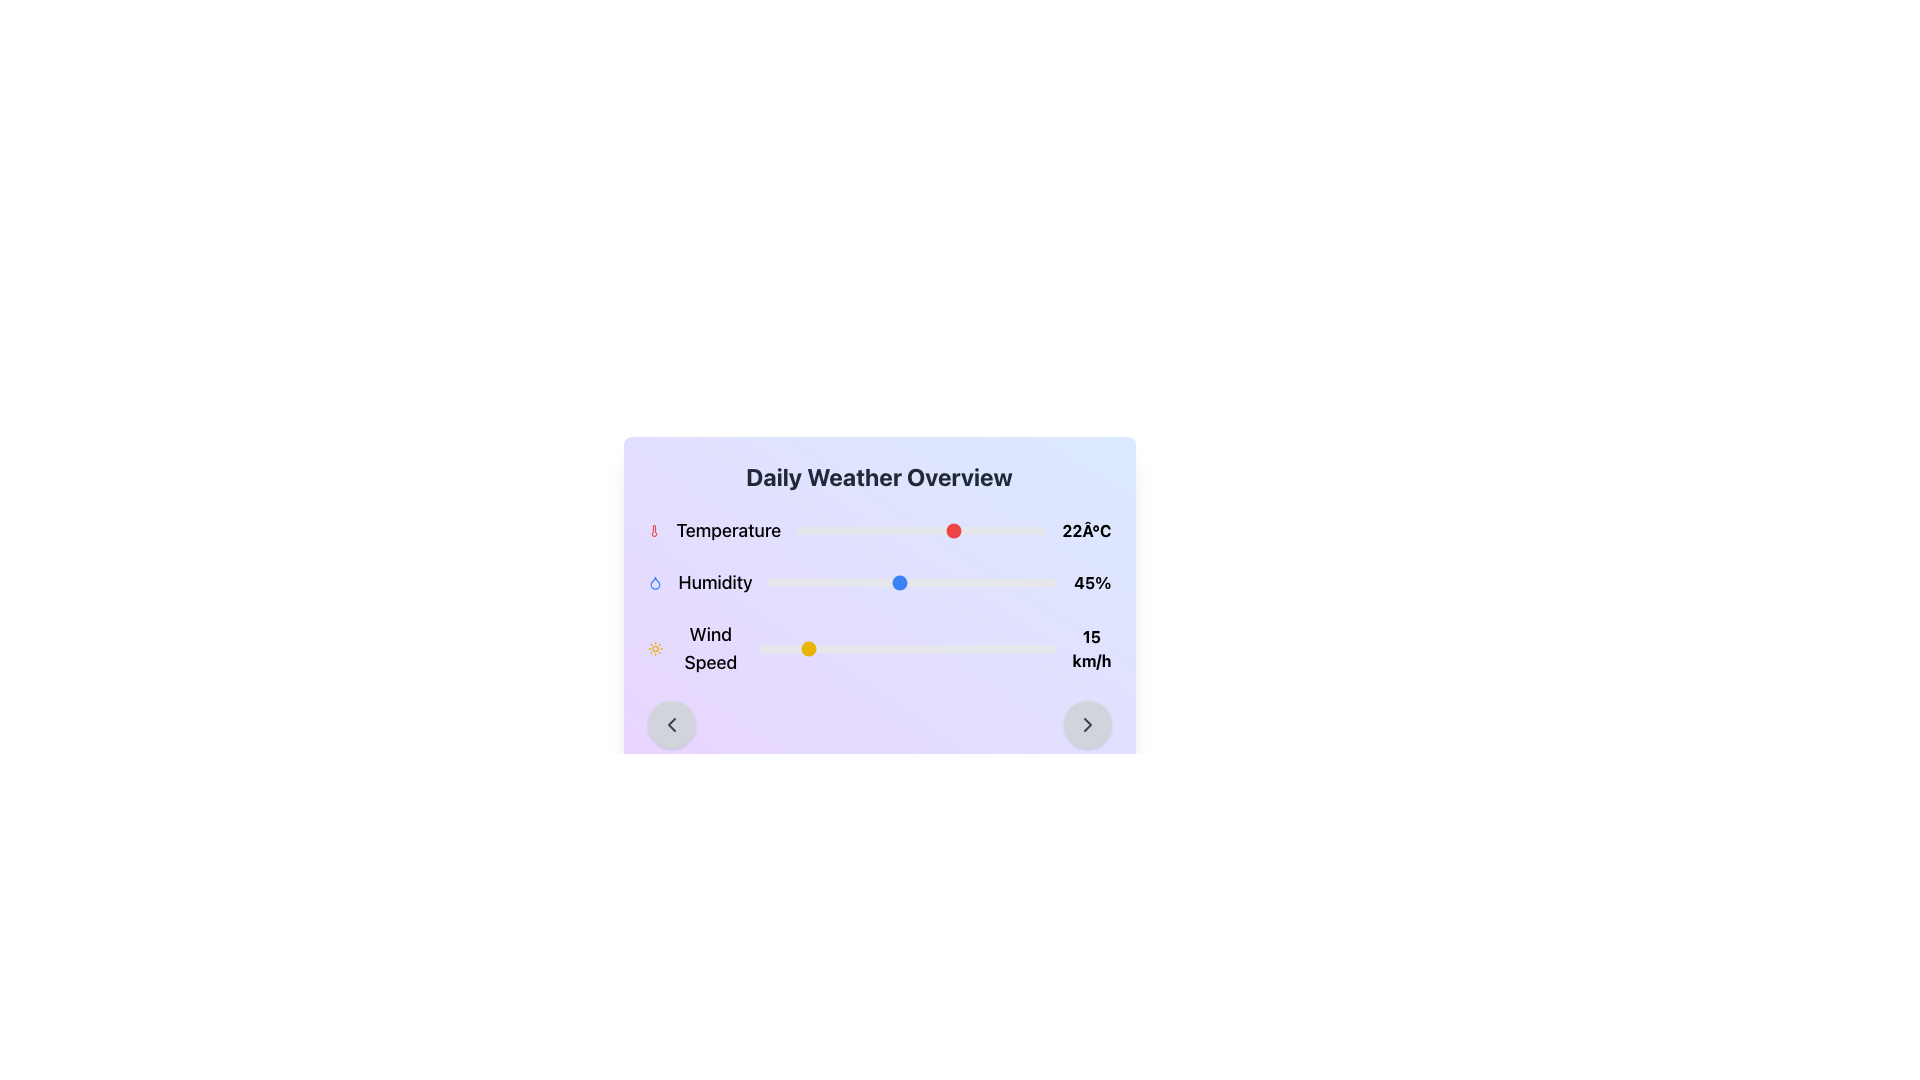 The image size is (1920, 1080). I want to click on humidity, so click(852, 582).